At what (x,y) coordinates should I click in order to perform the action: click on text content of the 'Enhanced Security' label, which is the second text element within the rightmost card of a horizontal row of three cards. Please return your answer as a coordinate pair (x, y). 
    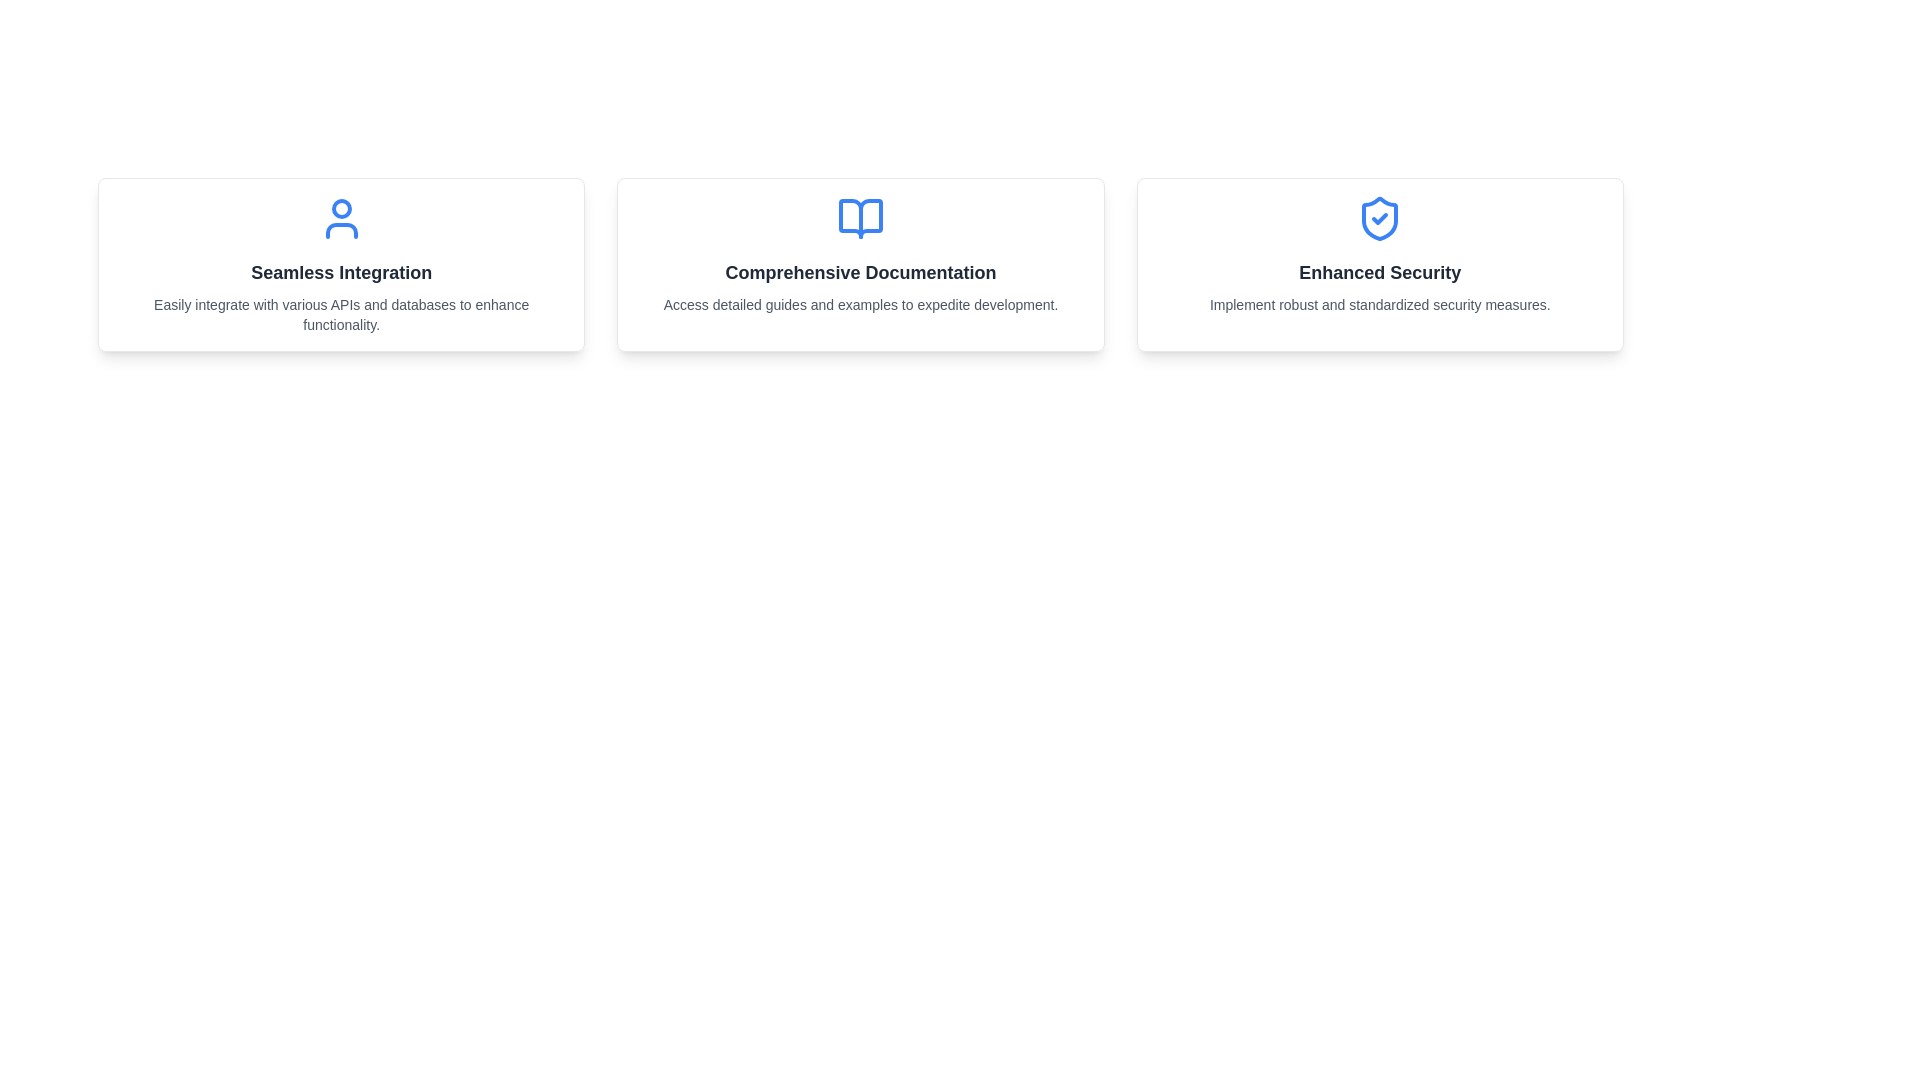
    Looking at the image, I should click on (1379, 273).